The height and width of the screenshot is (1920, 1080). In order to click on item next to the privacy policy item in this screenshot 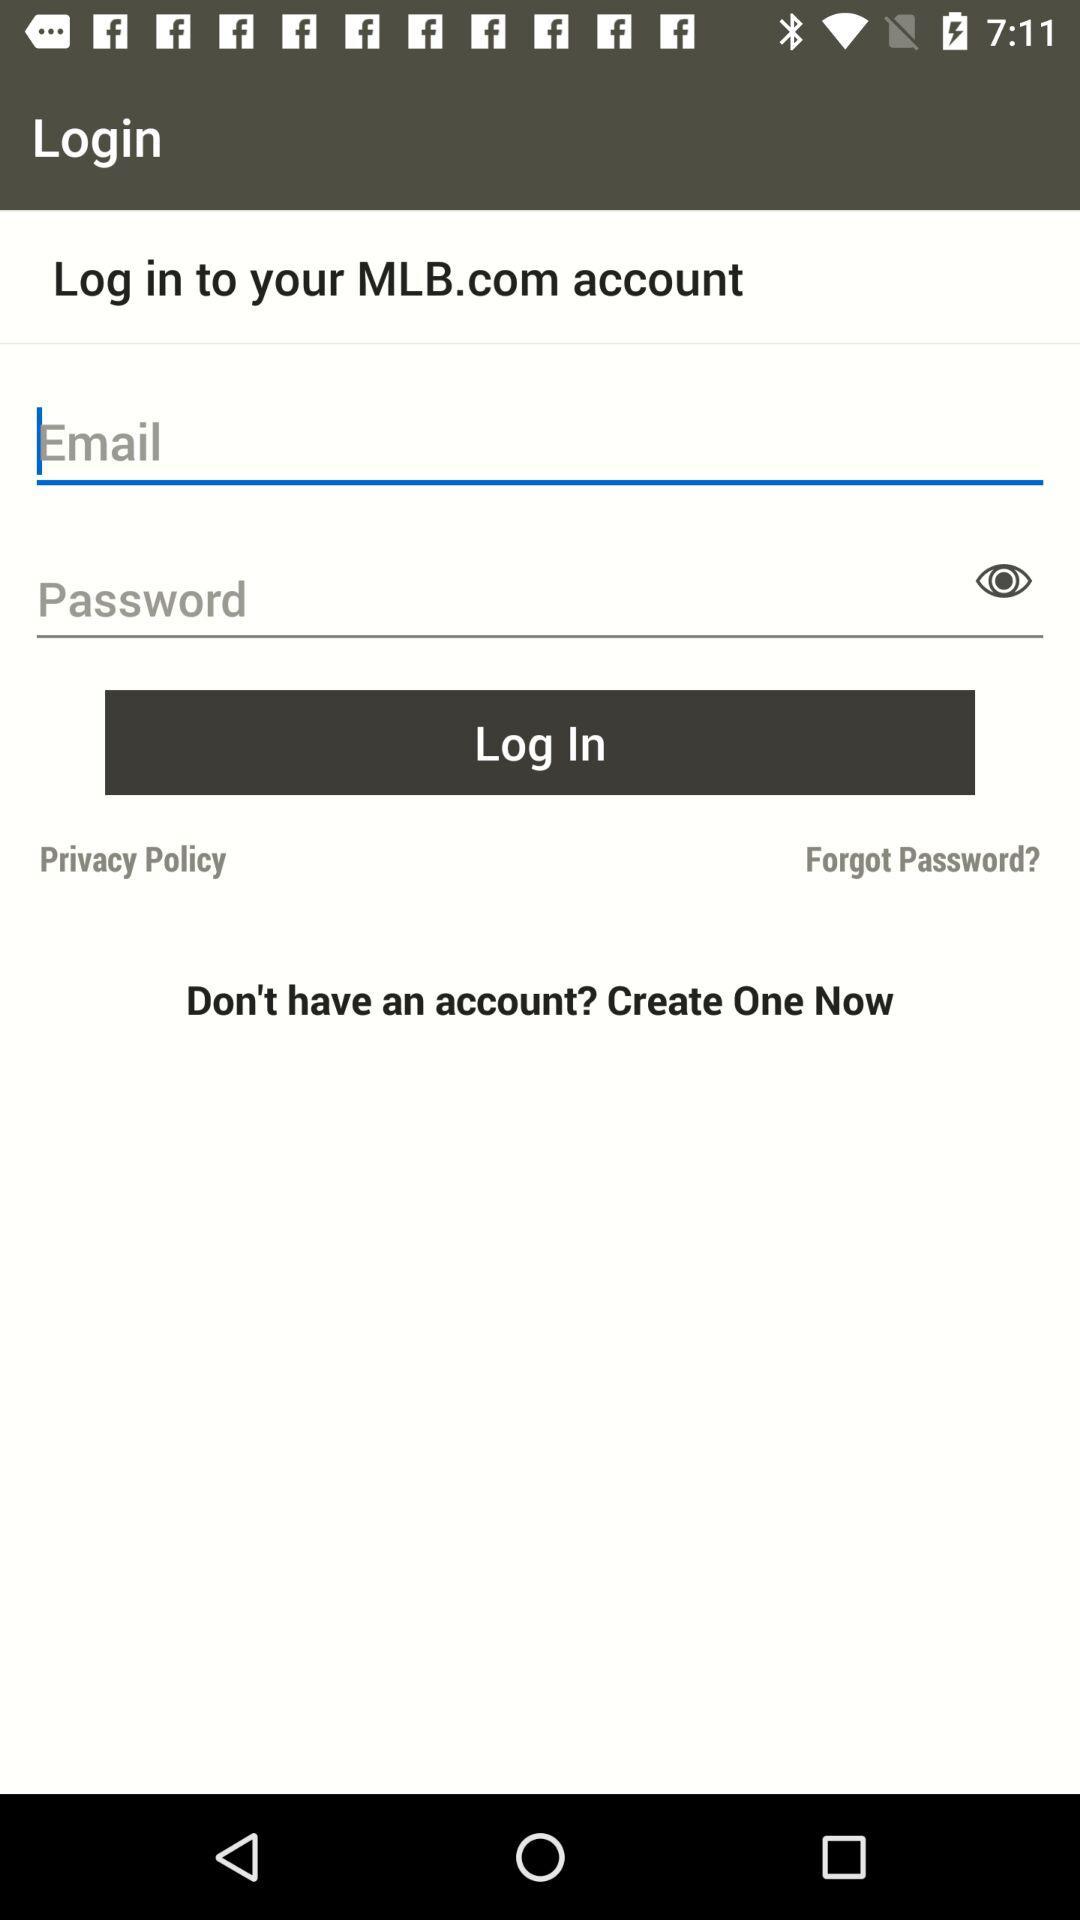, I will do `click(795, 858)`.